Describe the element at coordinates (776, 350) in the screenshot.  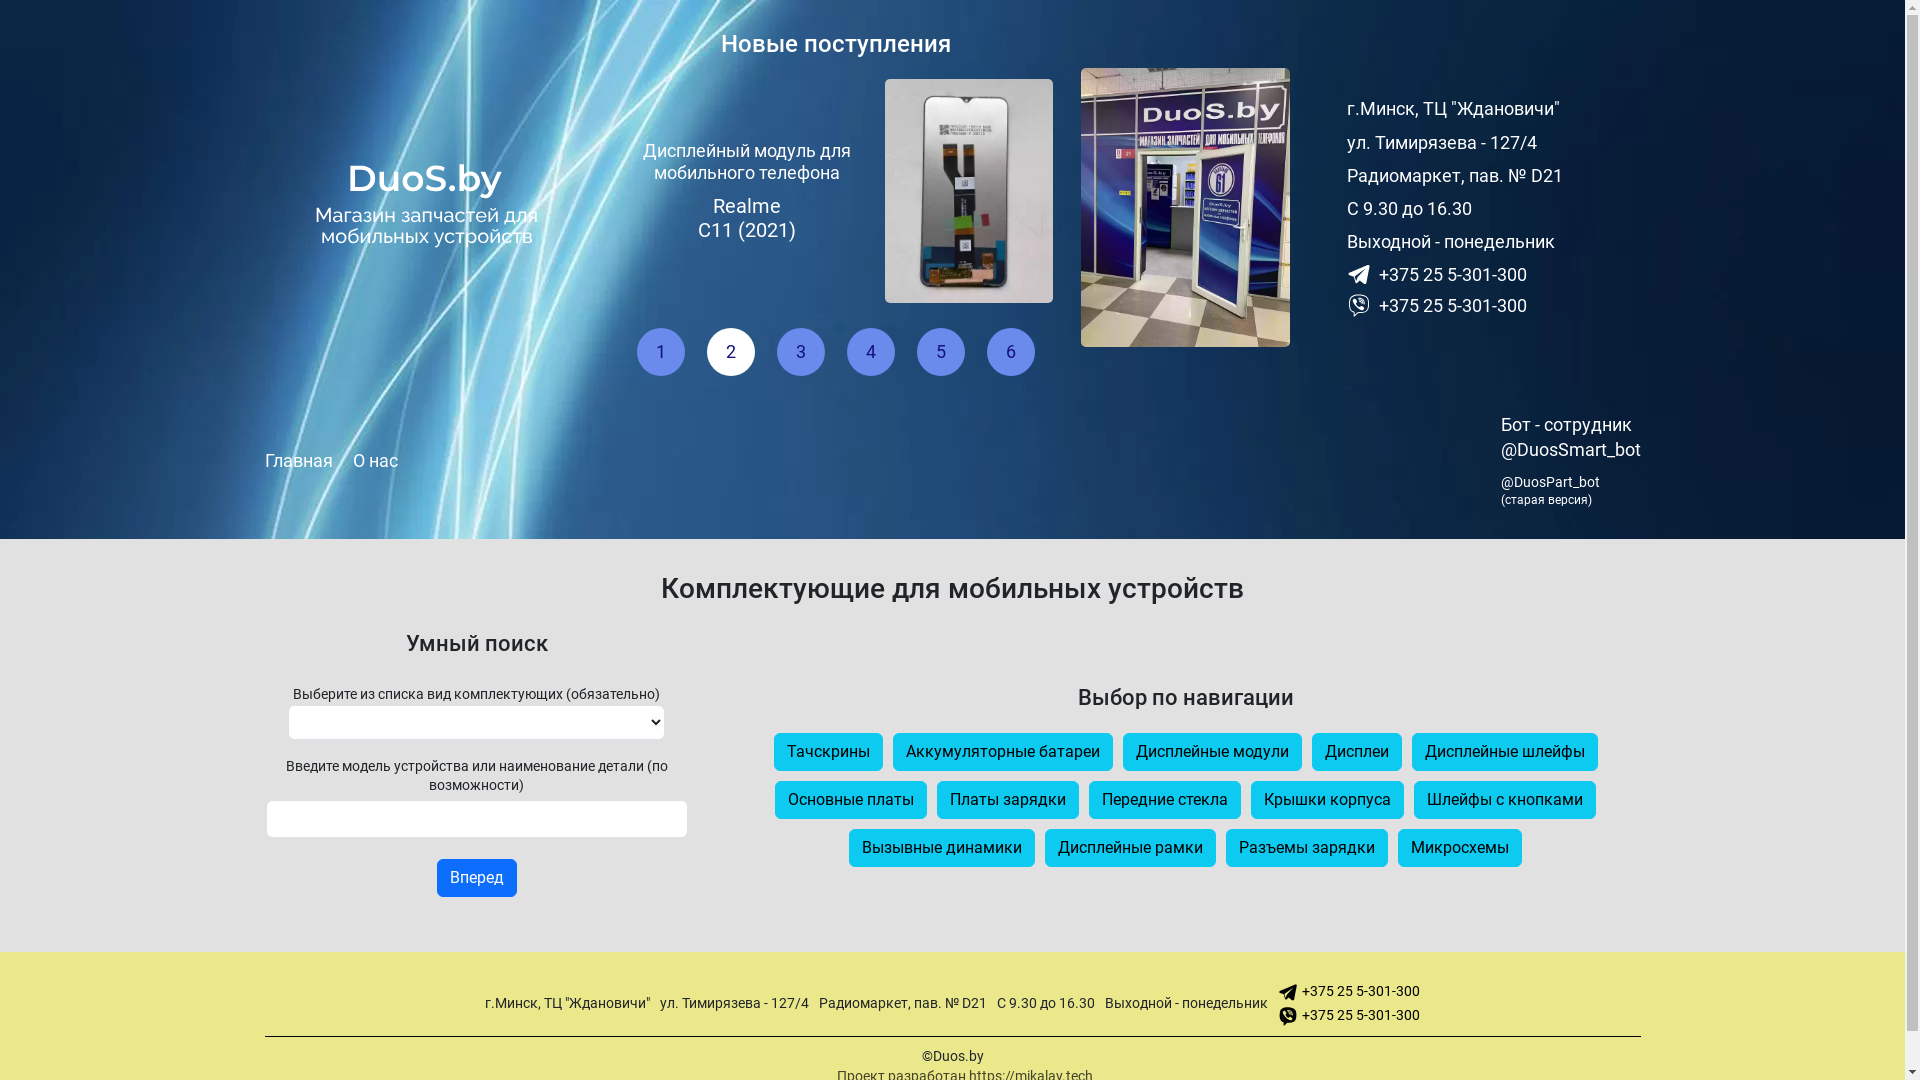
I see `'3'` at that location.